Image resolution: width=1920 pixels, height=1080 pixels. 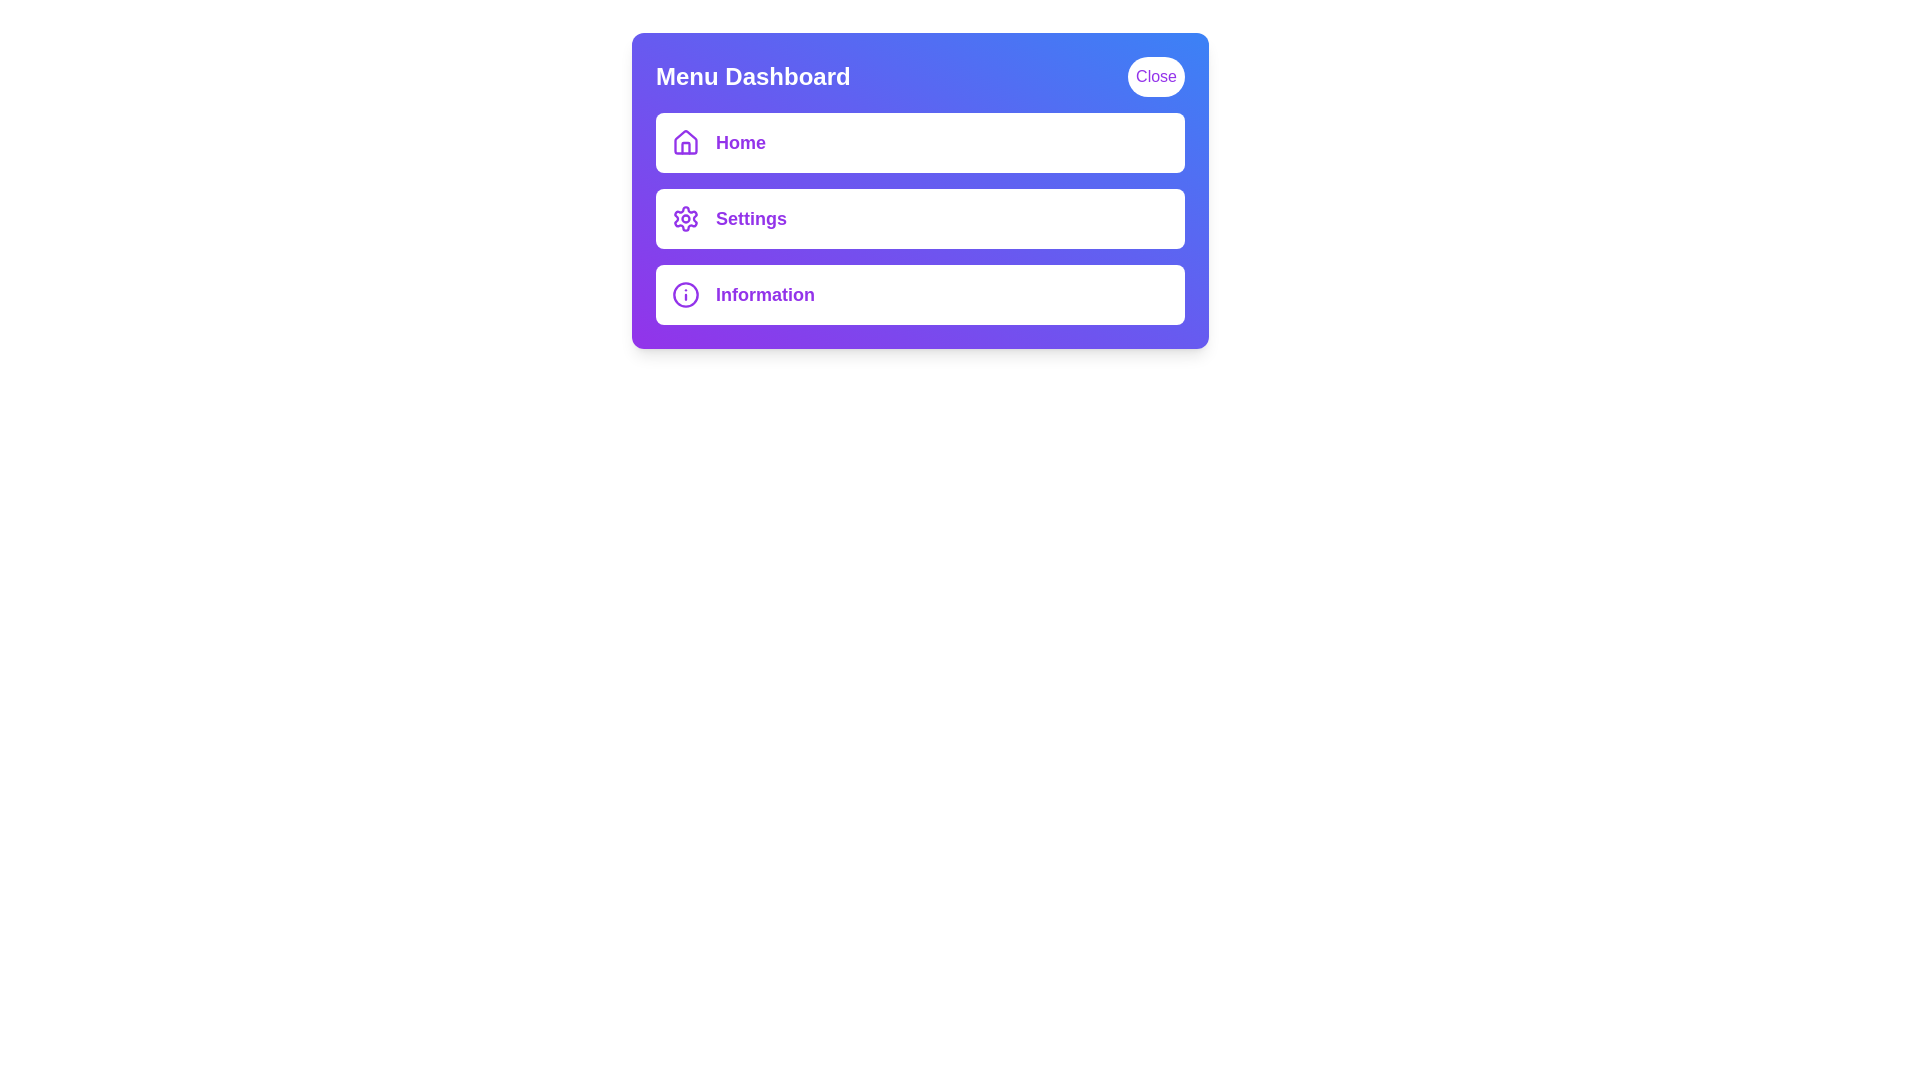 What do you see at coordinates (1156, 76) in the screenshot?
I see `'Close' button to toggle the menu visibility` at bounding box center [1156, 76].